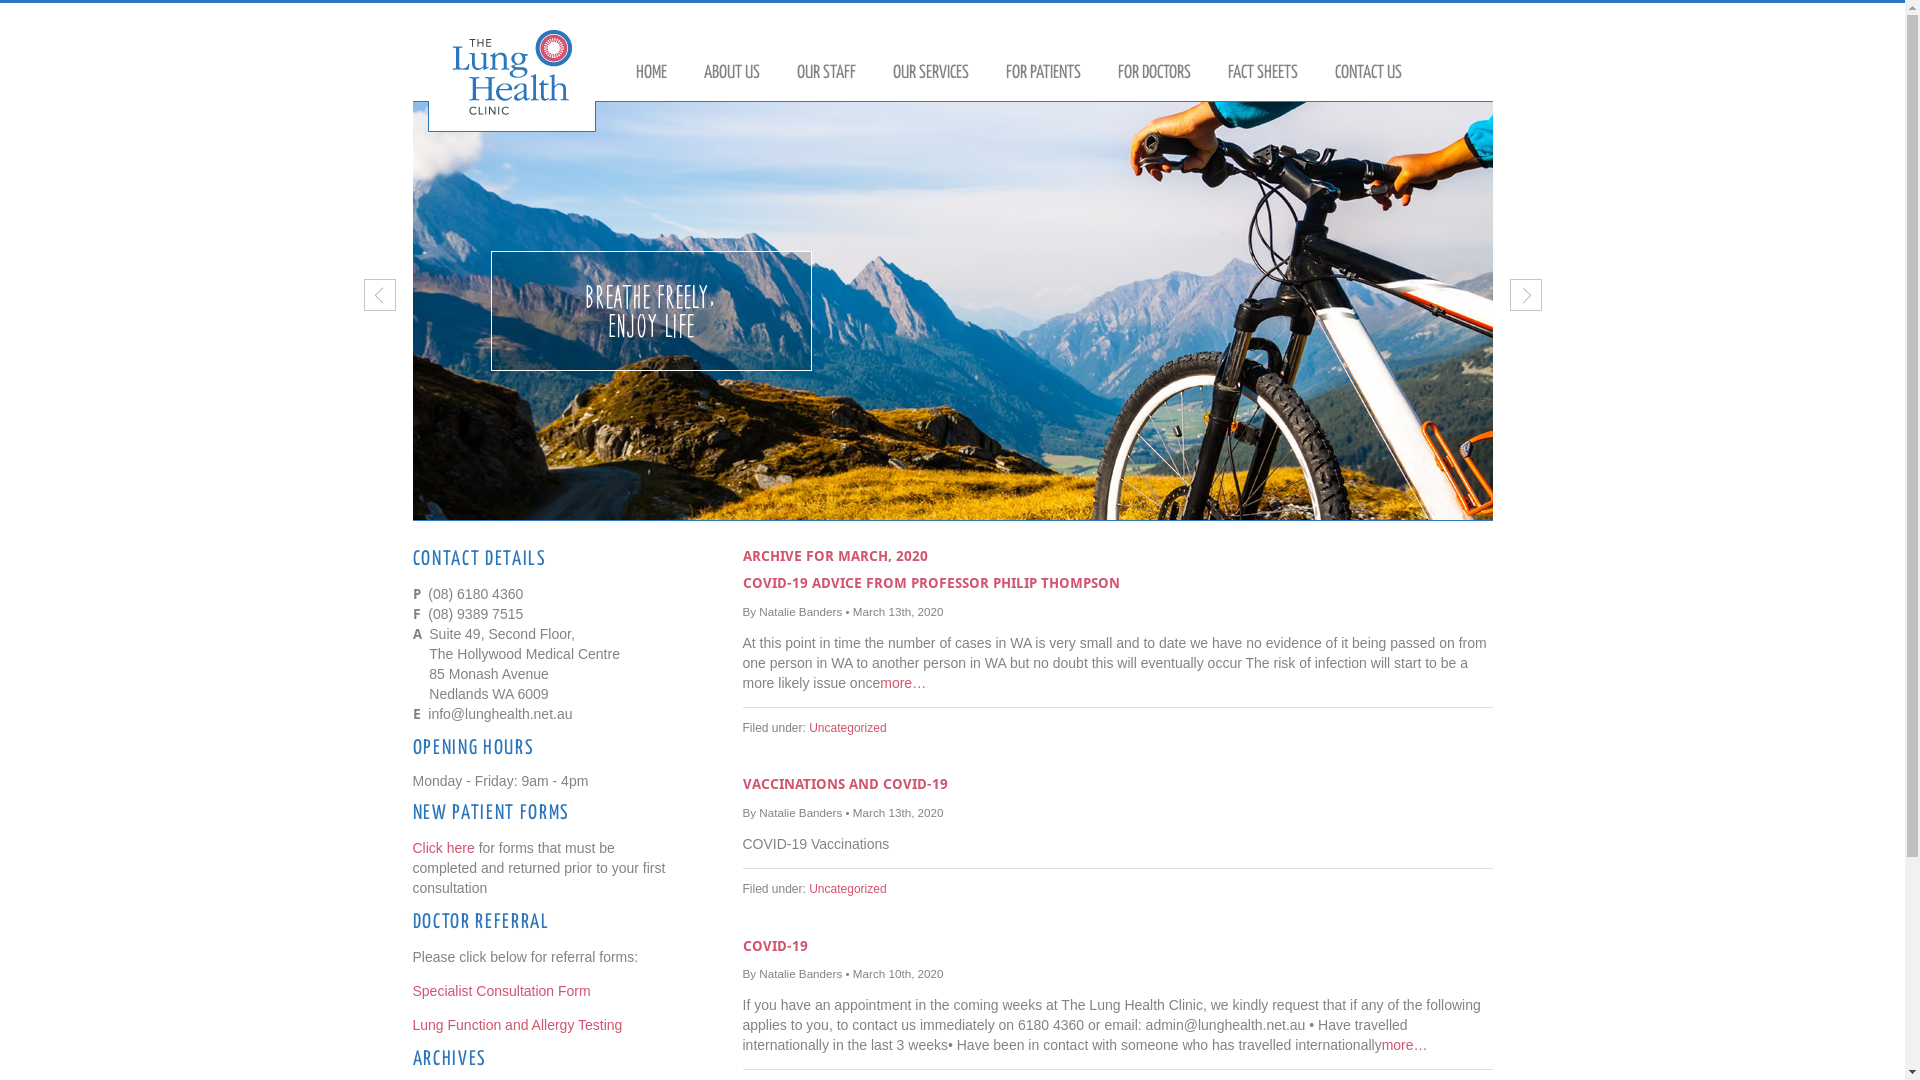 The image size is (1920, 1080). Describe the element at coordinates (1367, 72) in the screenshot. I see `'CONTACT US'` at that location.